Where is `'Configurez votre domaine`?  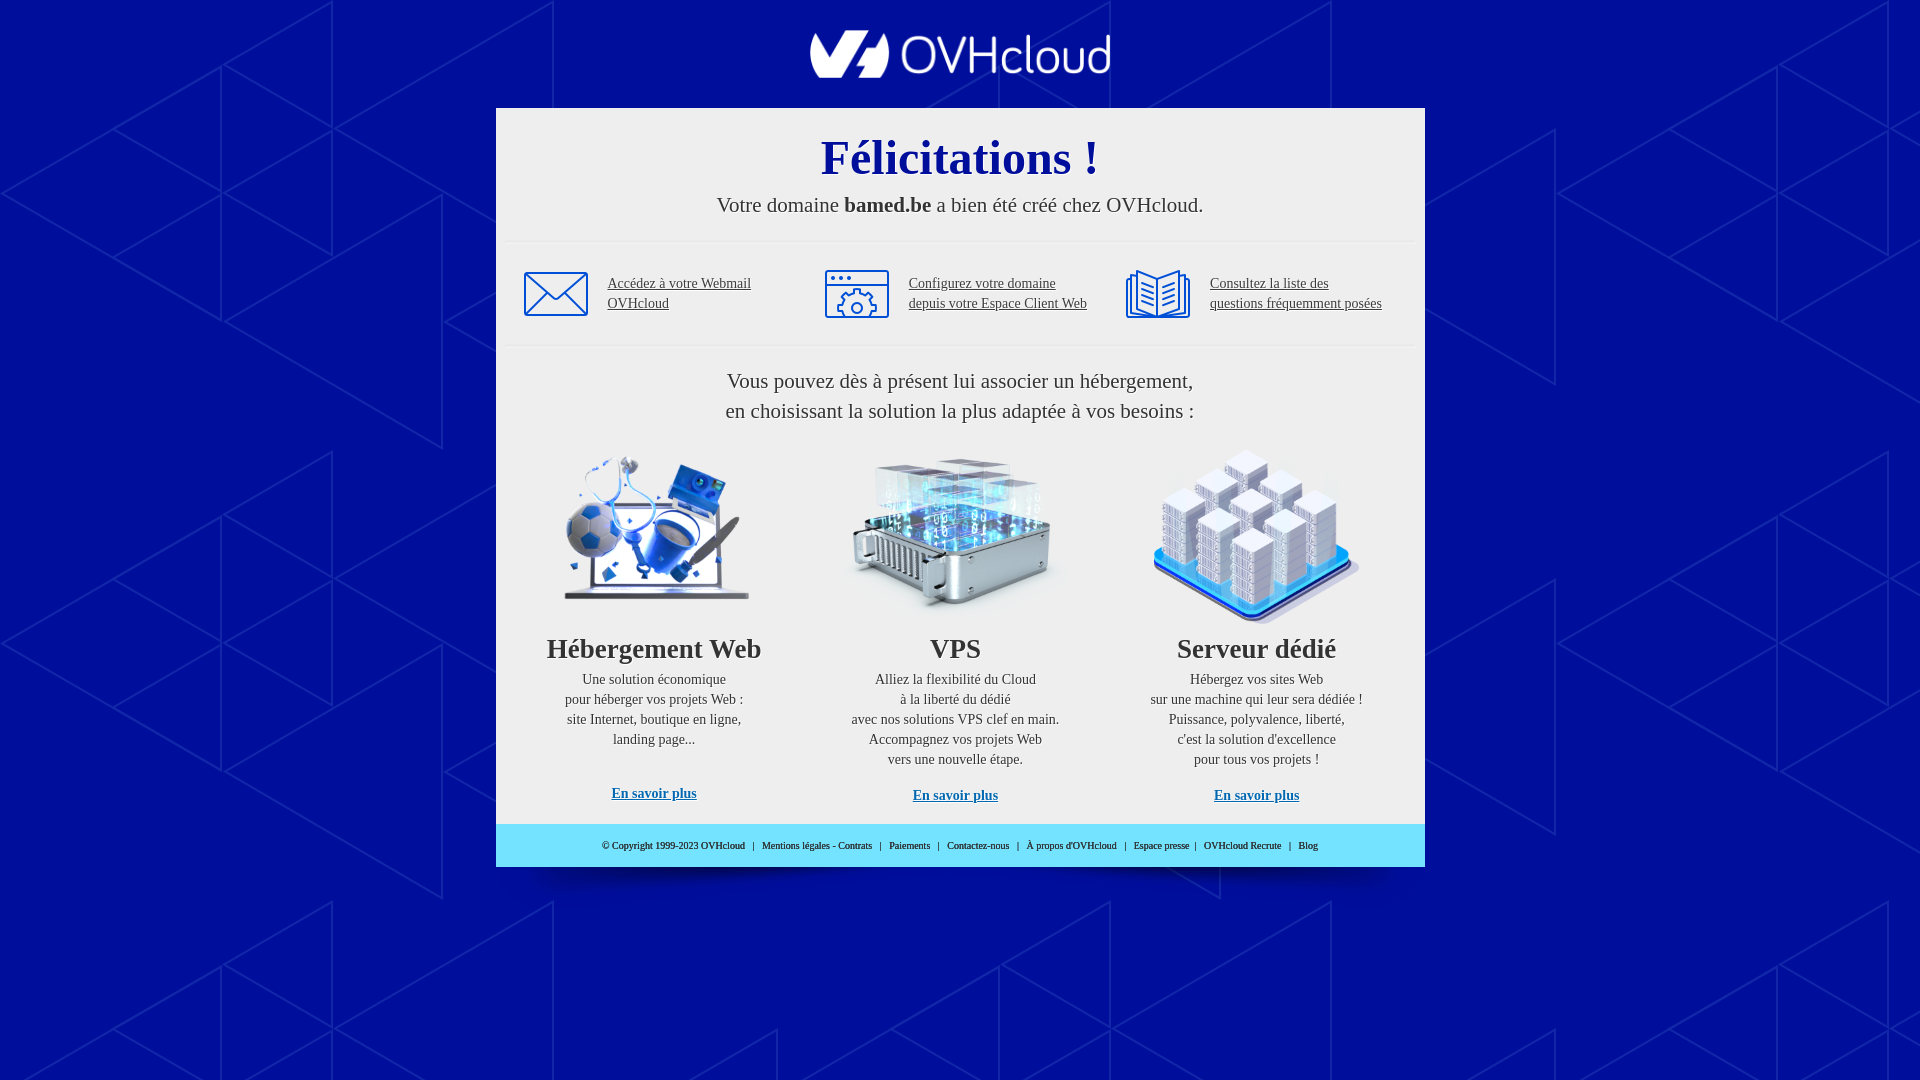 'Configurez votre domaine is located at coordinates (907, 293).